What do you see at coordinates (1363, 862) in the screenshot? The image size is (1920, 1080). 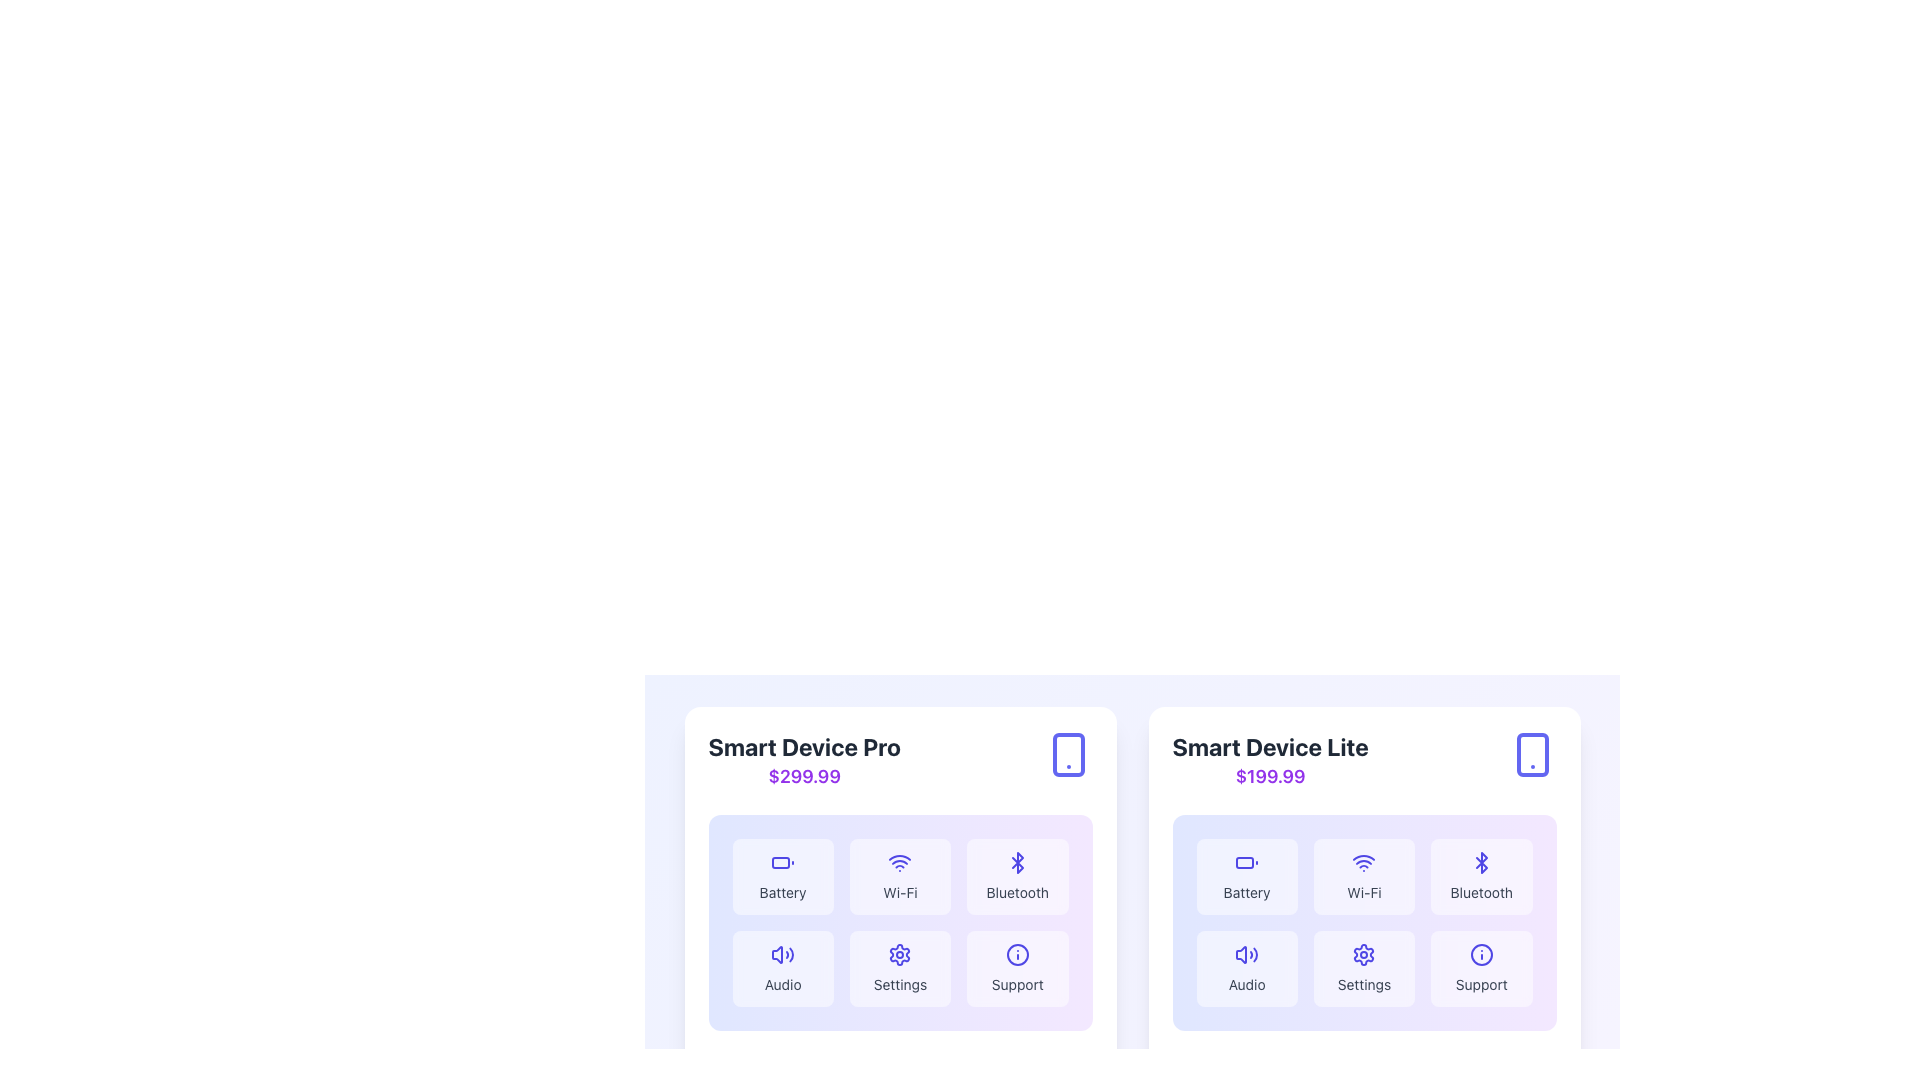 I see `the Wi-Fi icon located in the upper row of the feature icons grid within the 'Smart Device Lite' card layout, positioned above the 'Wi-Fi' text label` at bounding box center [1363, 862].